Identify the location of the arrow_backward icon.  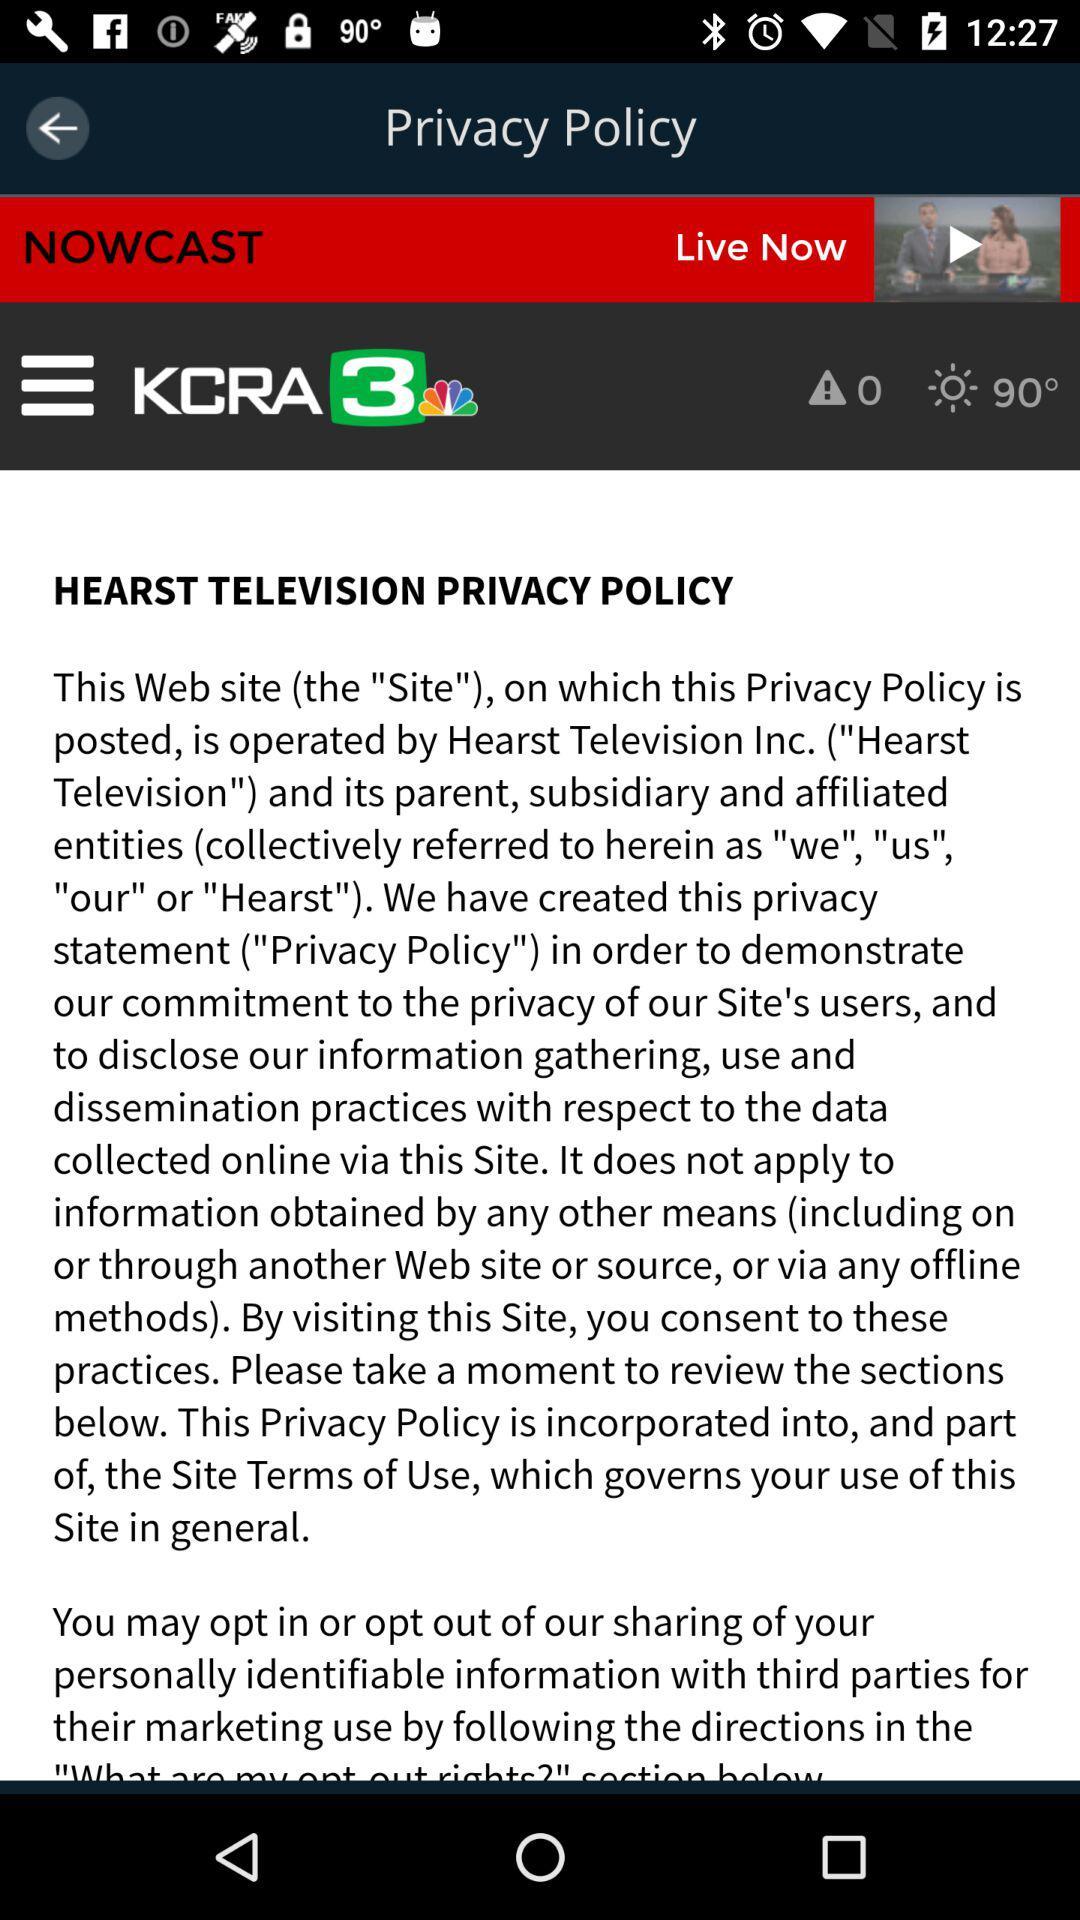
(56, 127).